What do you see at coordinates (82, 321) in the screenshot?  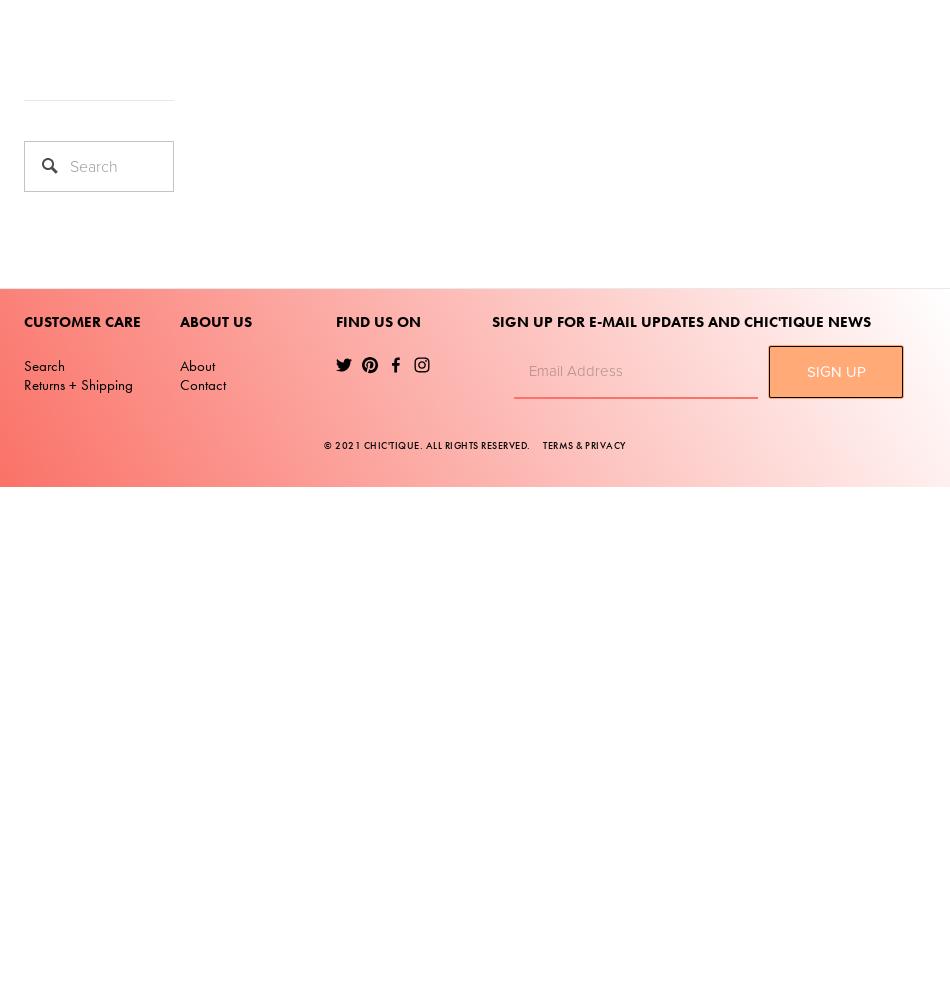 I see `'CUSTOMER CARE'` at bounding box center [82, 321].